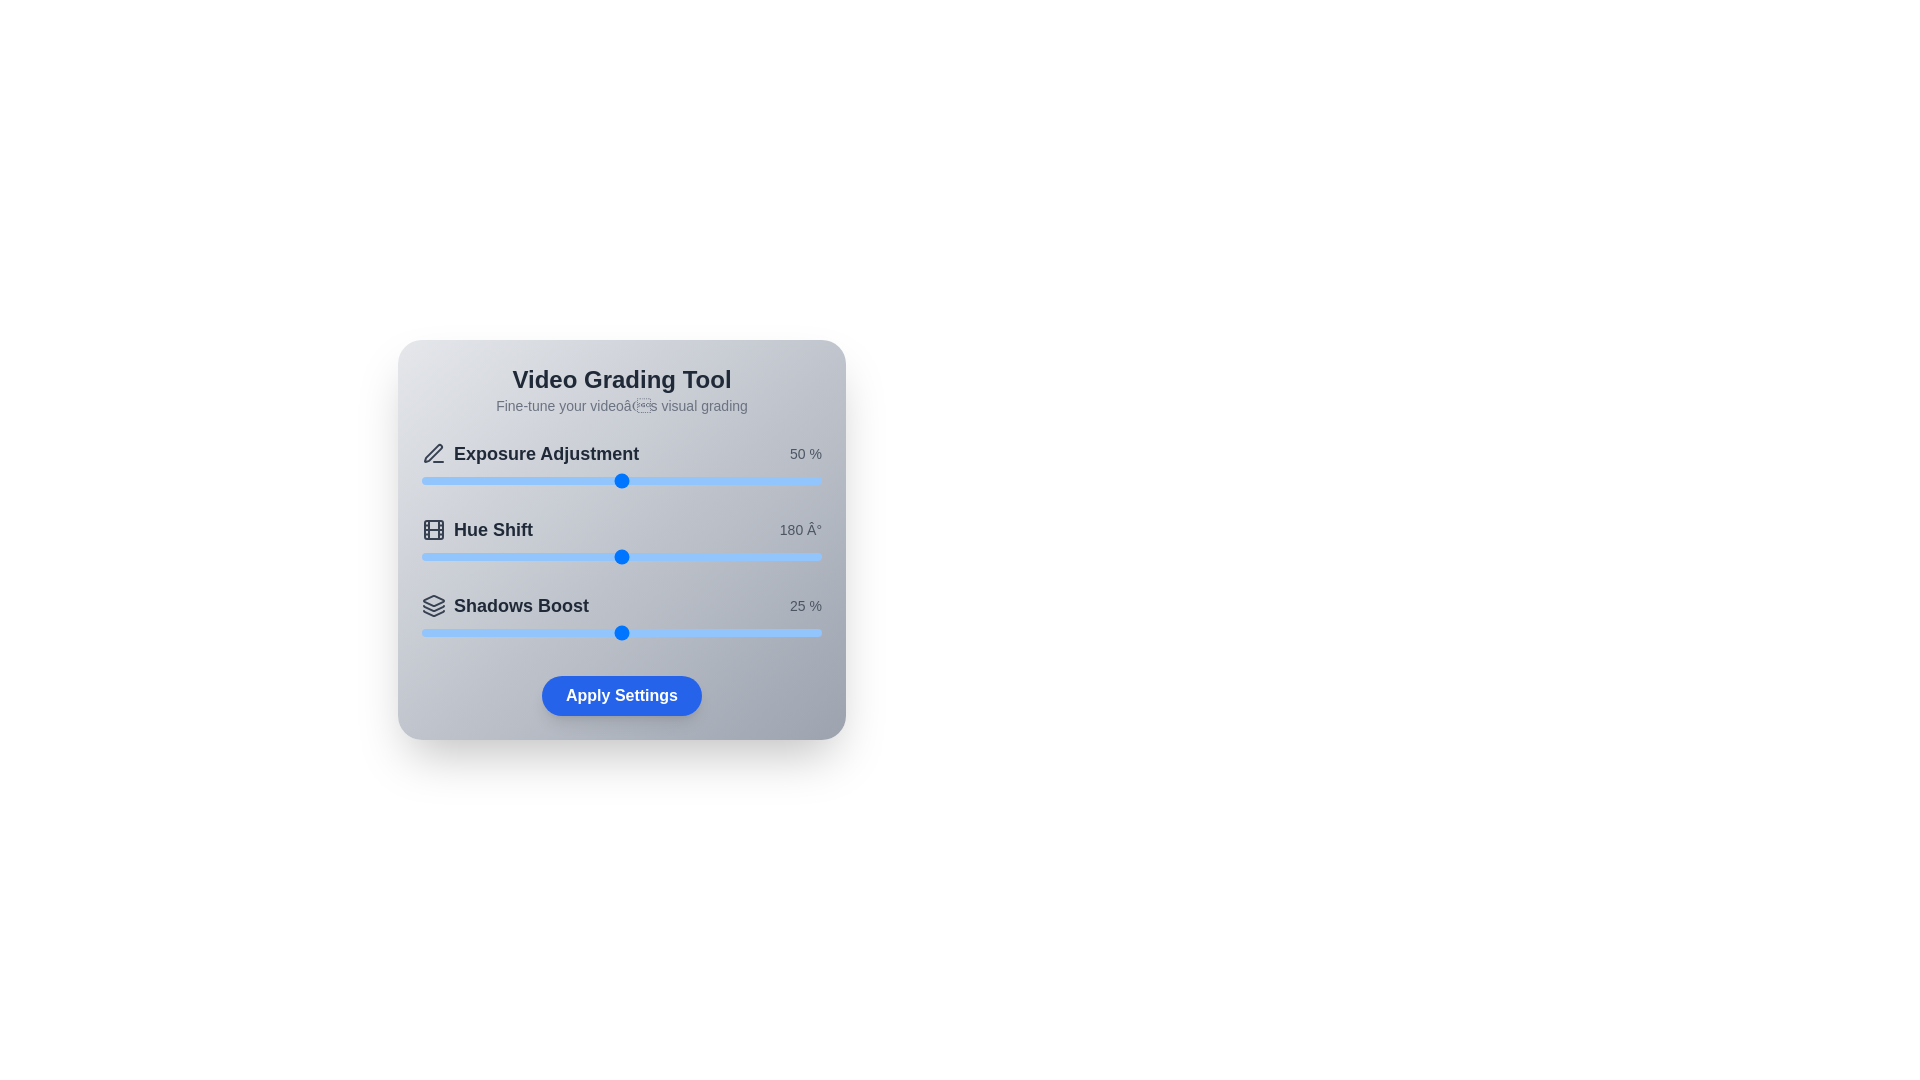 Image resolution: width=1920 pixels, height=1080 pixels. What do you see at coordinates (718, 632) in the screenshot?
I see `the 'Shadows Boost' slider` at bounding box center [718, 632].